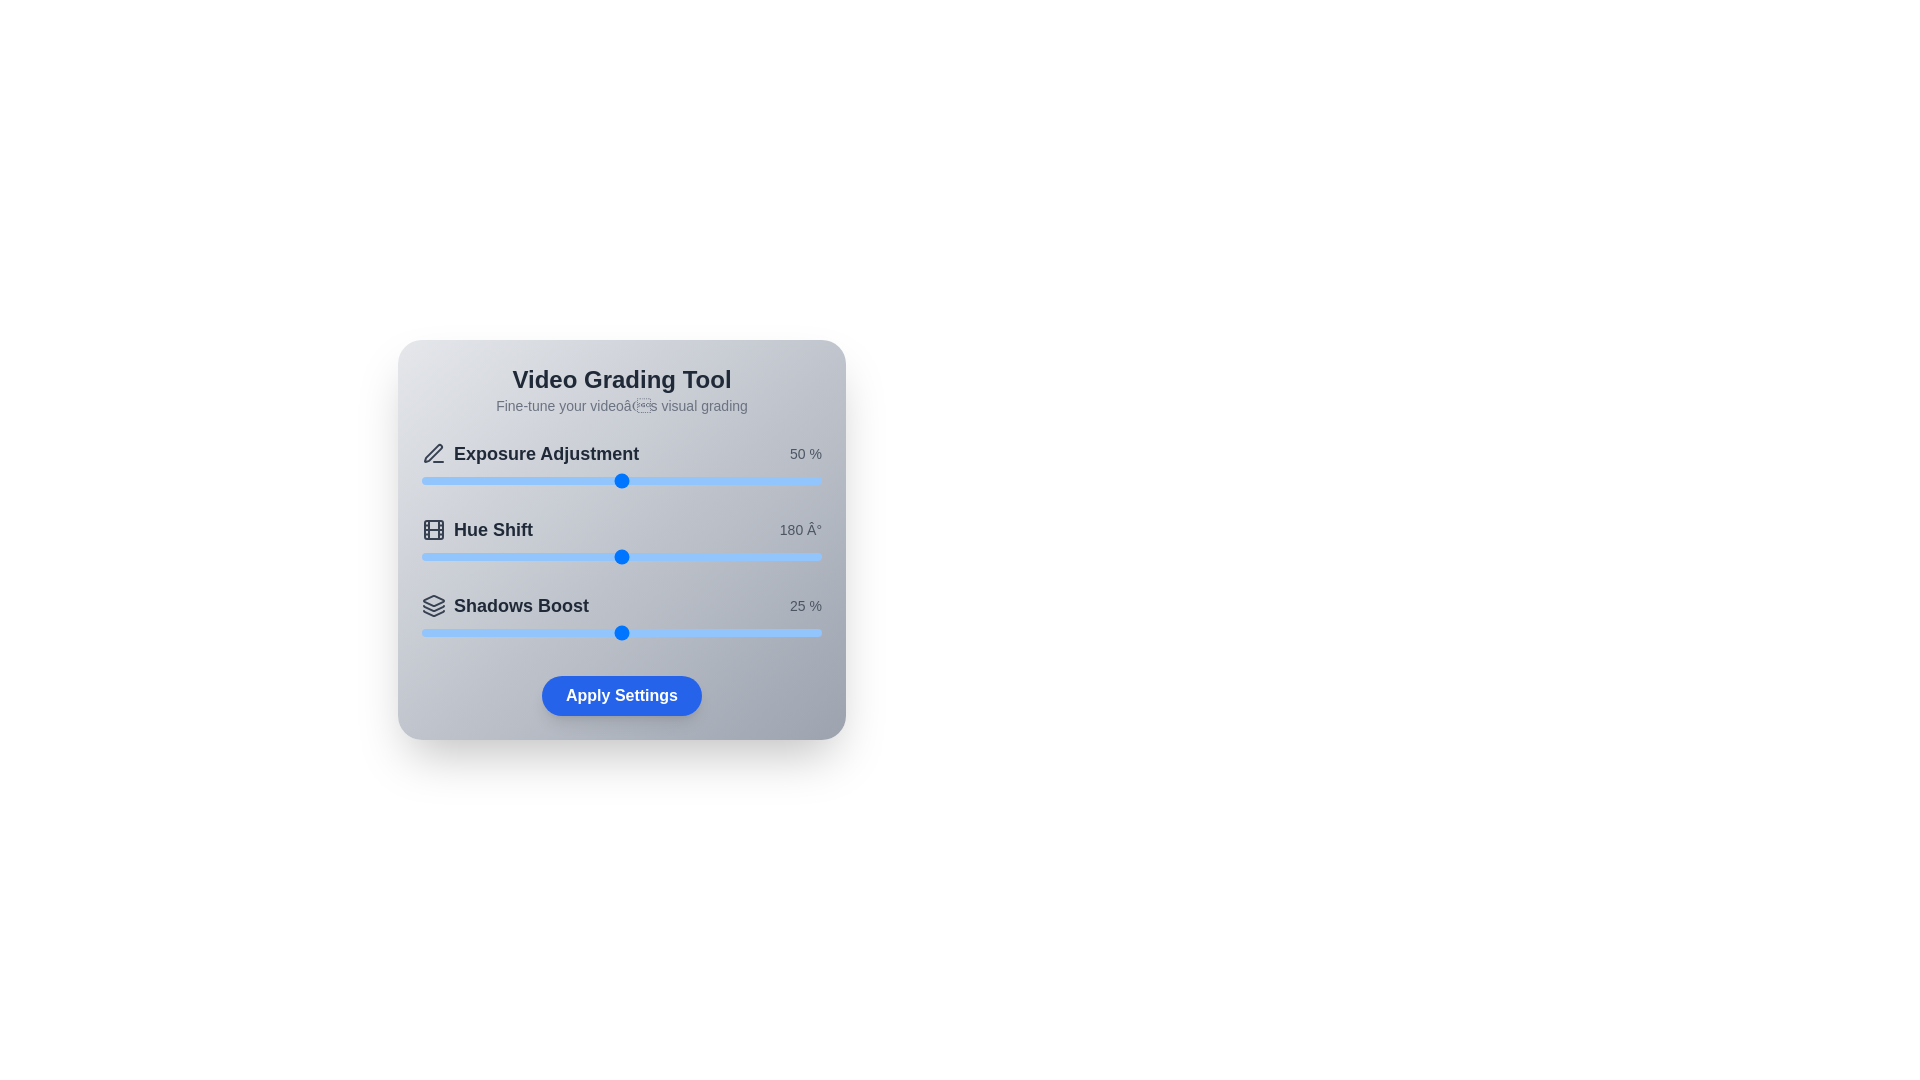 Image resolution: width=1920 pixels, height=1080 pixels. What do you see at coordinates (718, 632) in the screenshot?
I see `the 'Shadows Boost' slider` at bounding box center [718, 632].